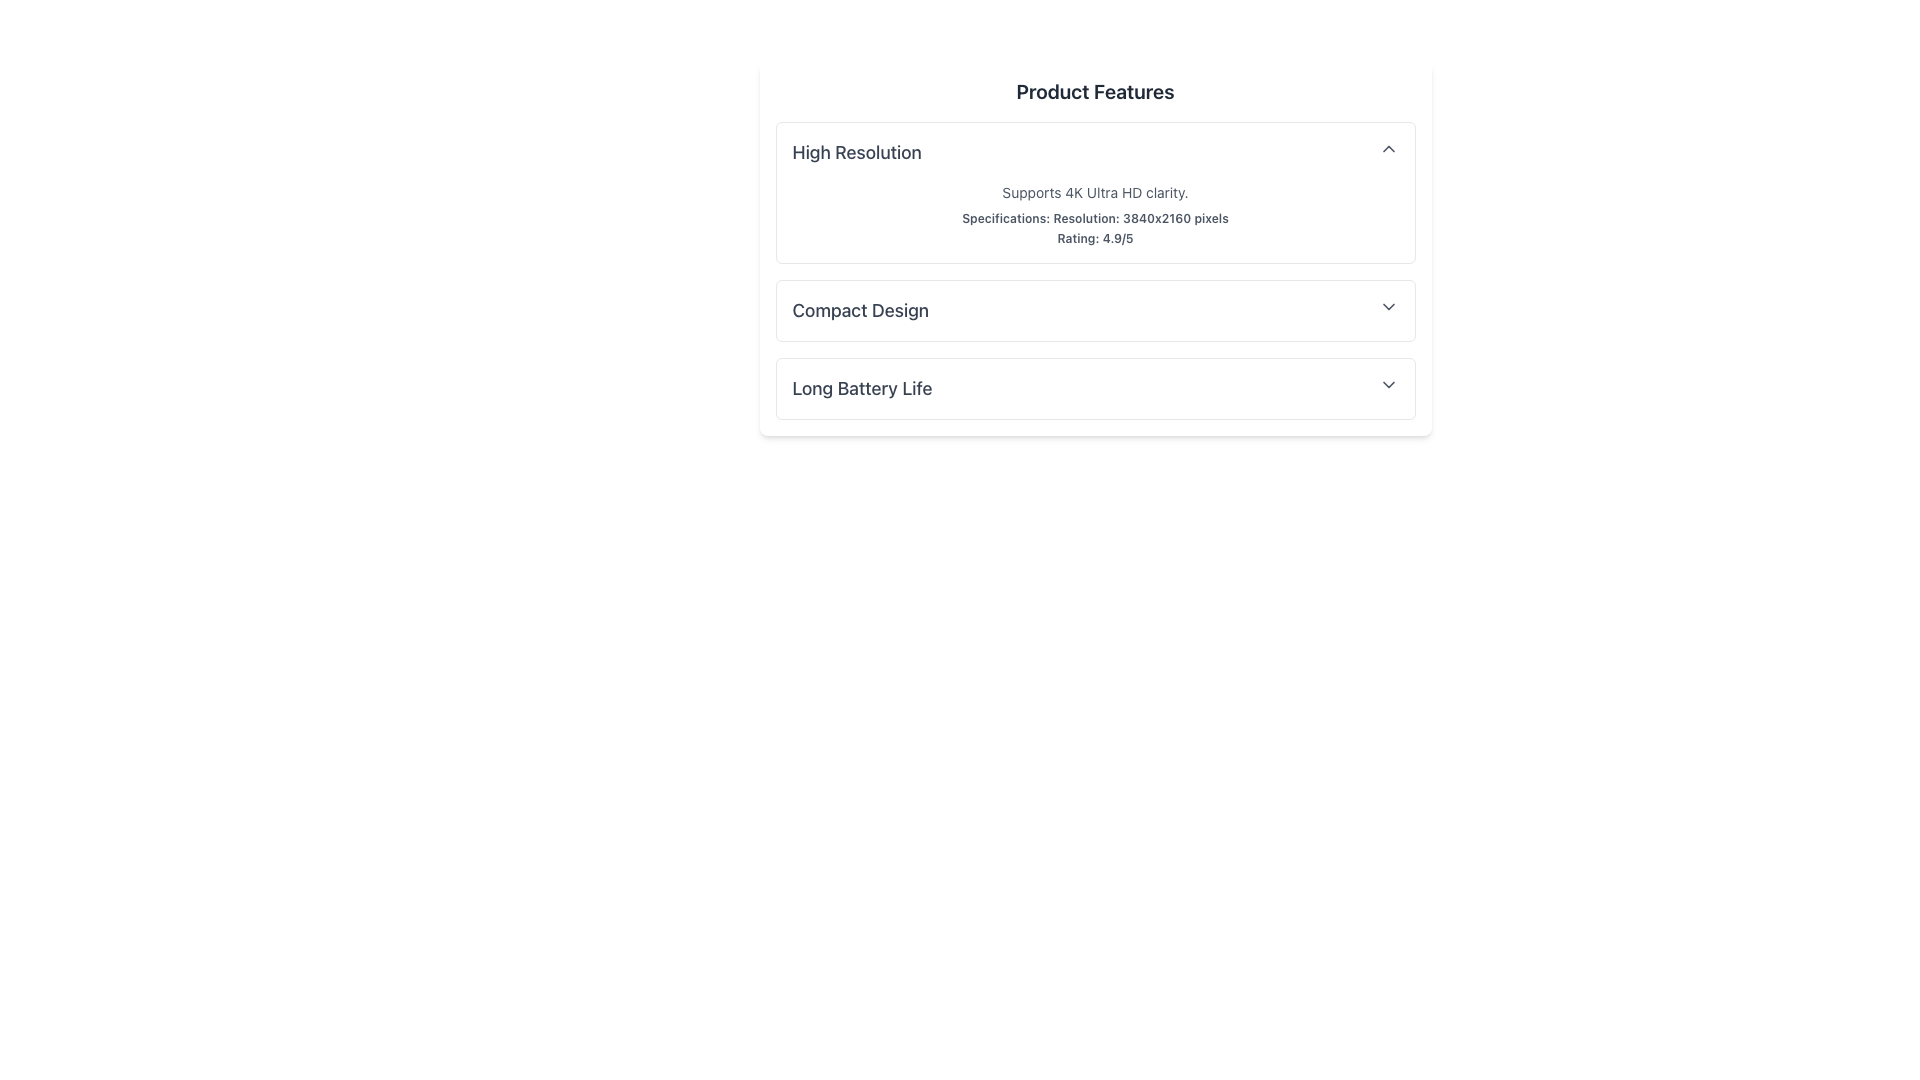 This screenshot has height=1080, width=1920. Describe the element at coordinates (1094, 215) in the screenshot. I see `the Descriptive Text Block that presents detailed information about the product's display capabilities, located under the 'High Resolution' section of 'Product Features.'` at that location.